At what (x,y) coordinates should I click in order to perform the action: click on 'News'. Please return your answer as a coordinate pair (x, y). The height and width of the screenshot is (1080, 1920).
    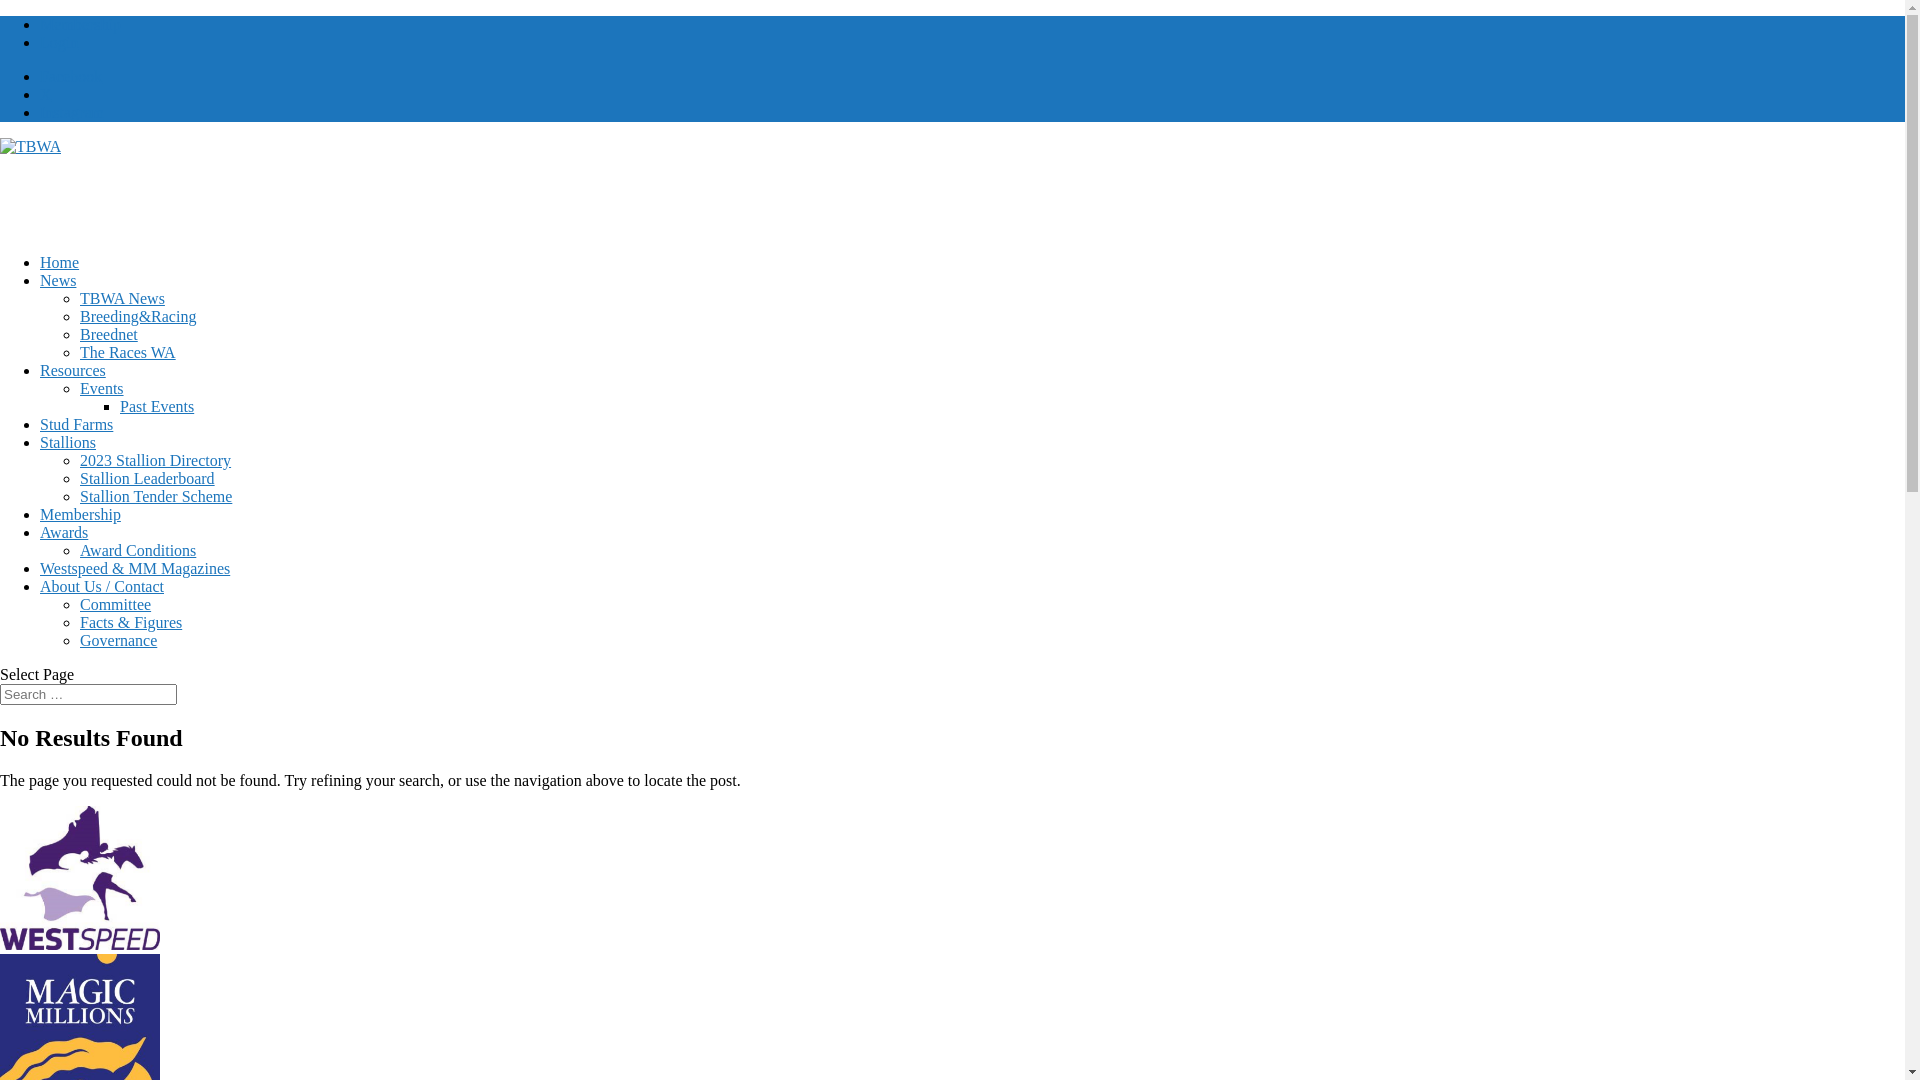
    Looking at the image, I should click on (57, 280).